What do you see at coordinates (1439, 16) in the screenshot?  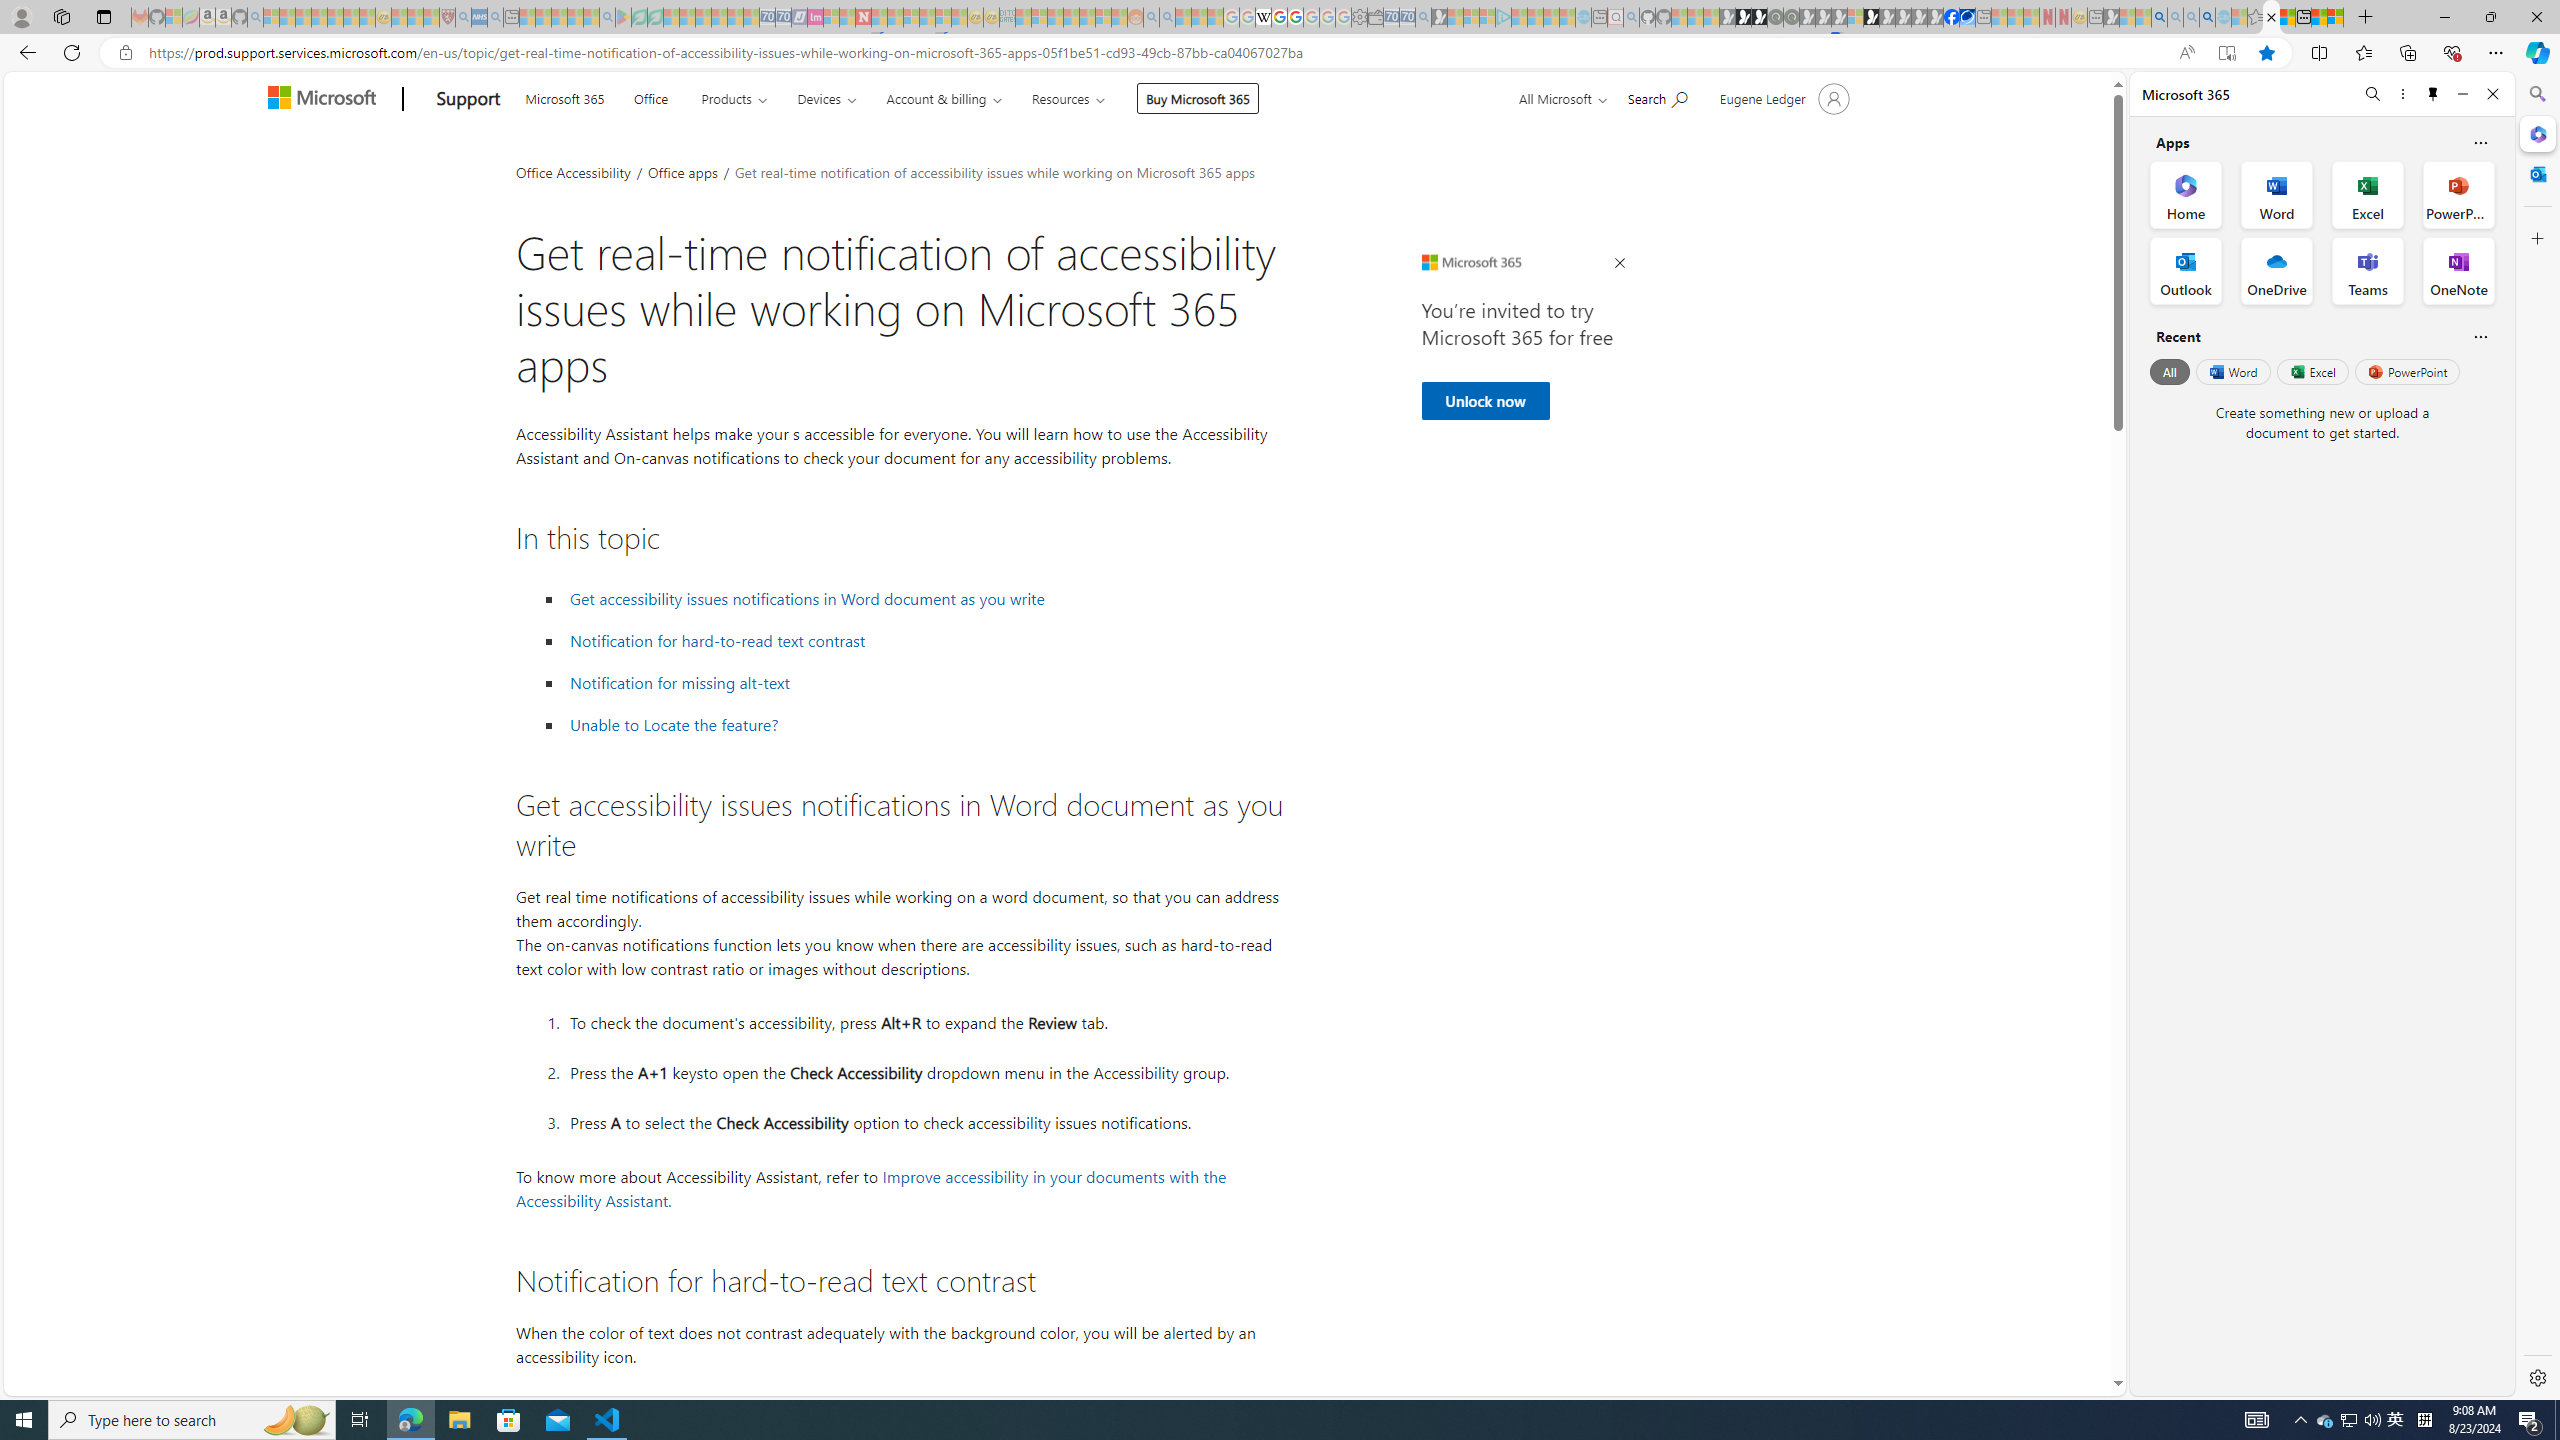 I see `'Microsoft Start Gaming - Sleeping'` at bounding box center [1439, 16].